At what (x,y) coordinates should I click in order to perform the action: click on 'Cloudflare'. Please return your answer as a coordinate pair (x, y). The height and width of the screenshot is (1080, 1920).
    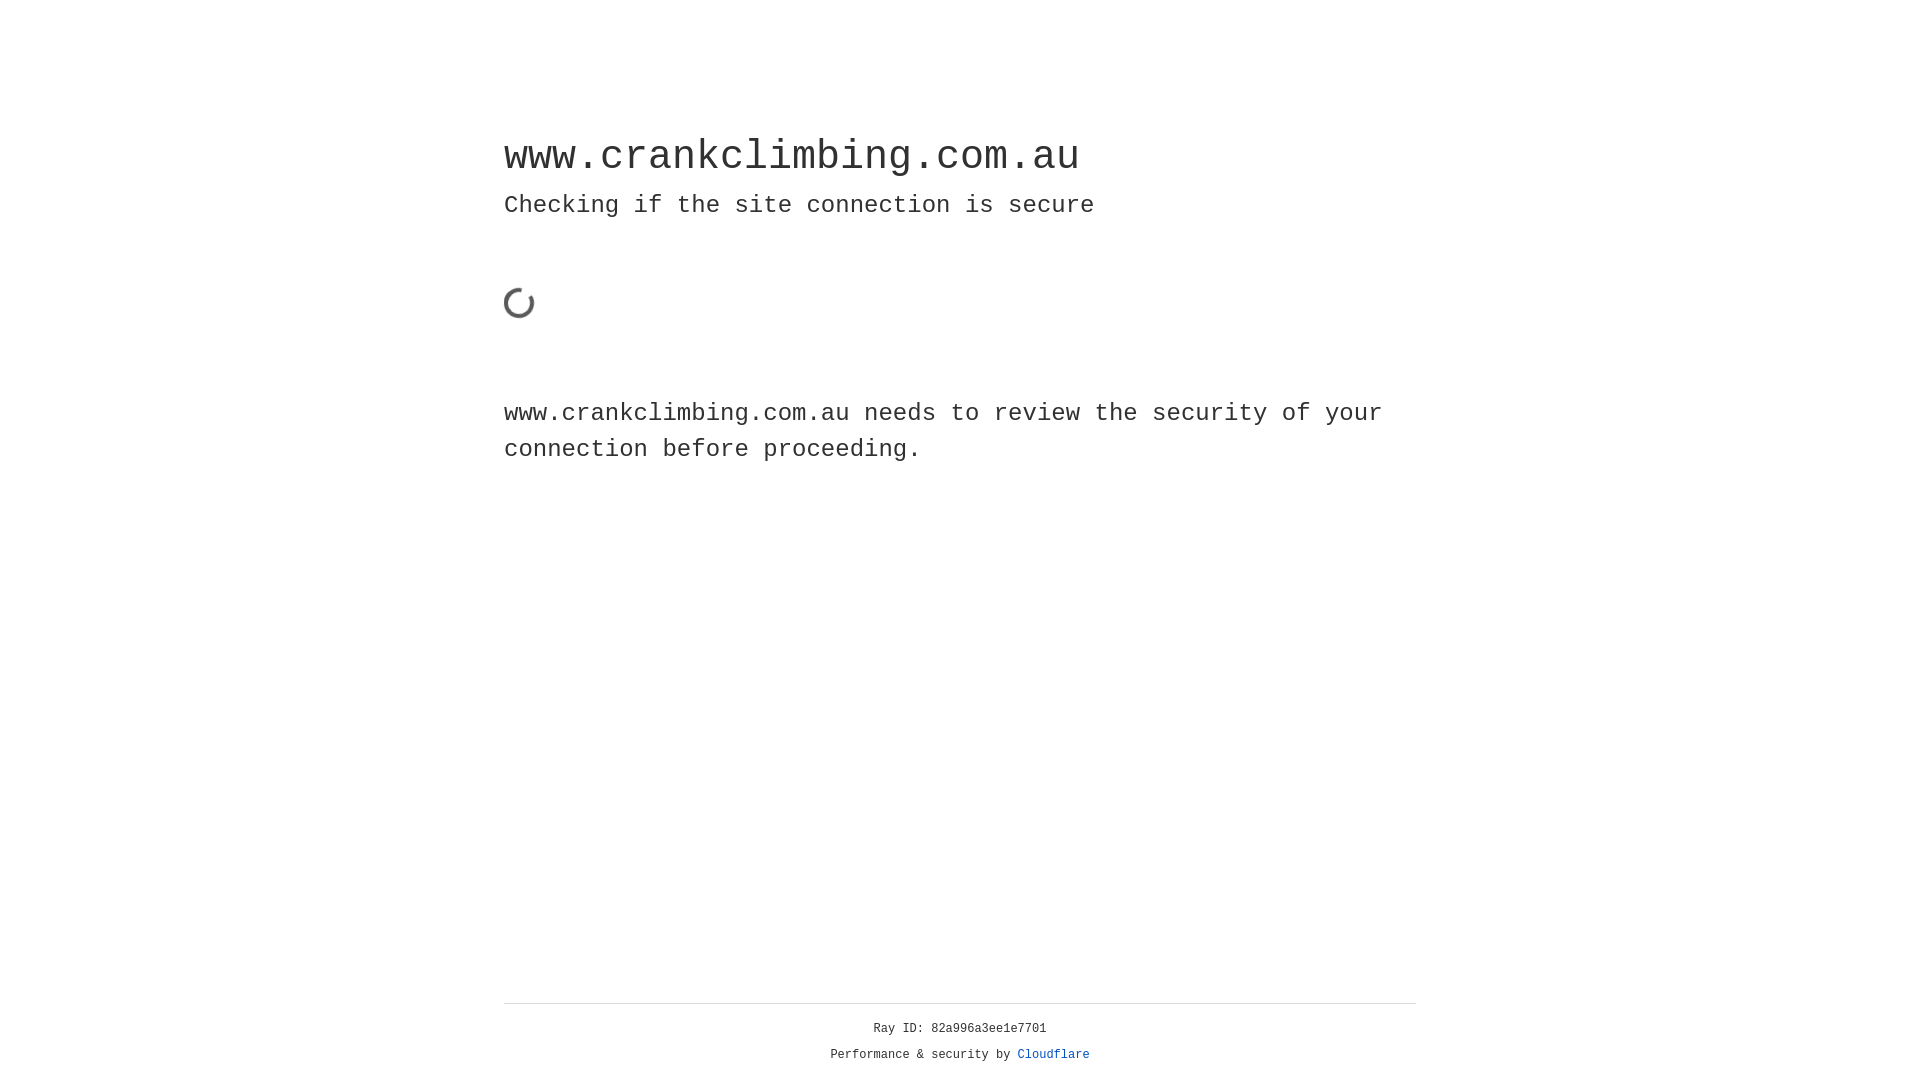
    Looking at the image, I should click on (1017, 1054).